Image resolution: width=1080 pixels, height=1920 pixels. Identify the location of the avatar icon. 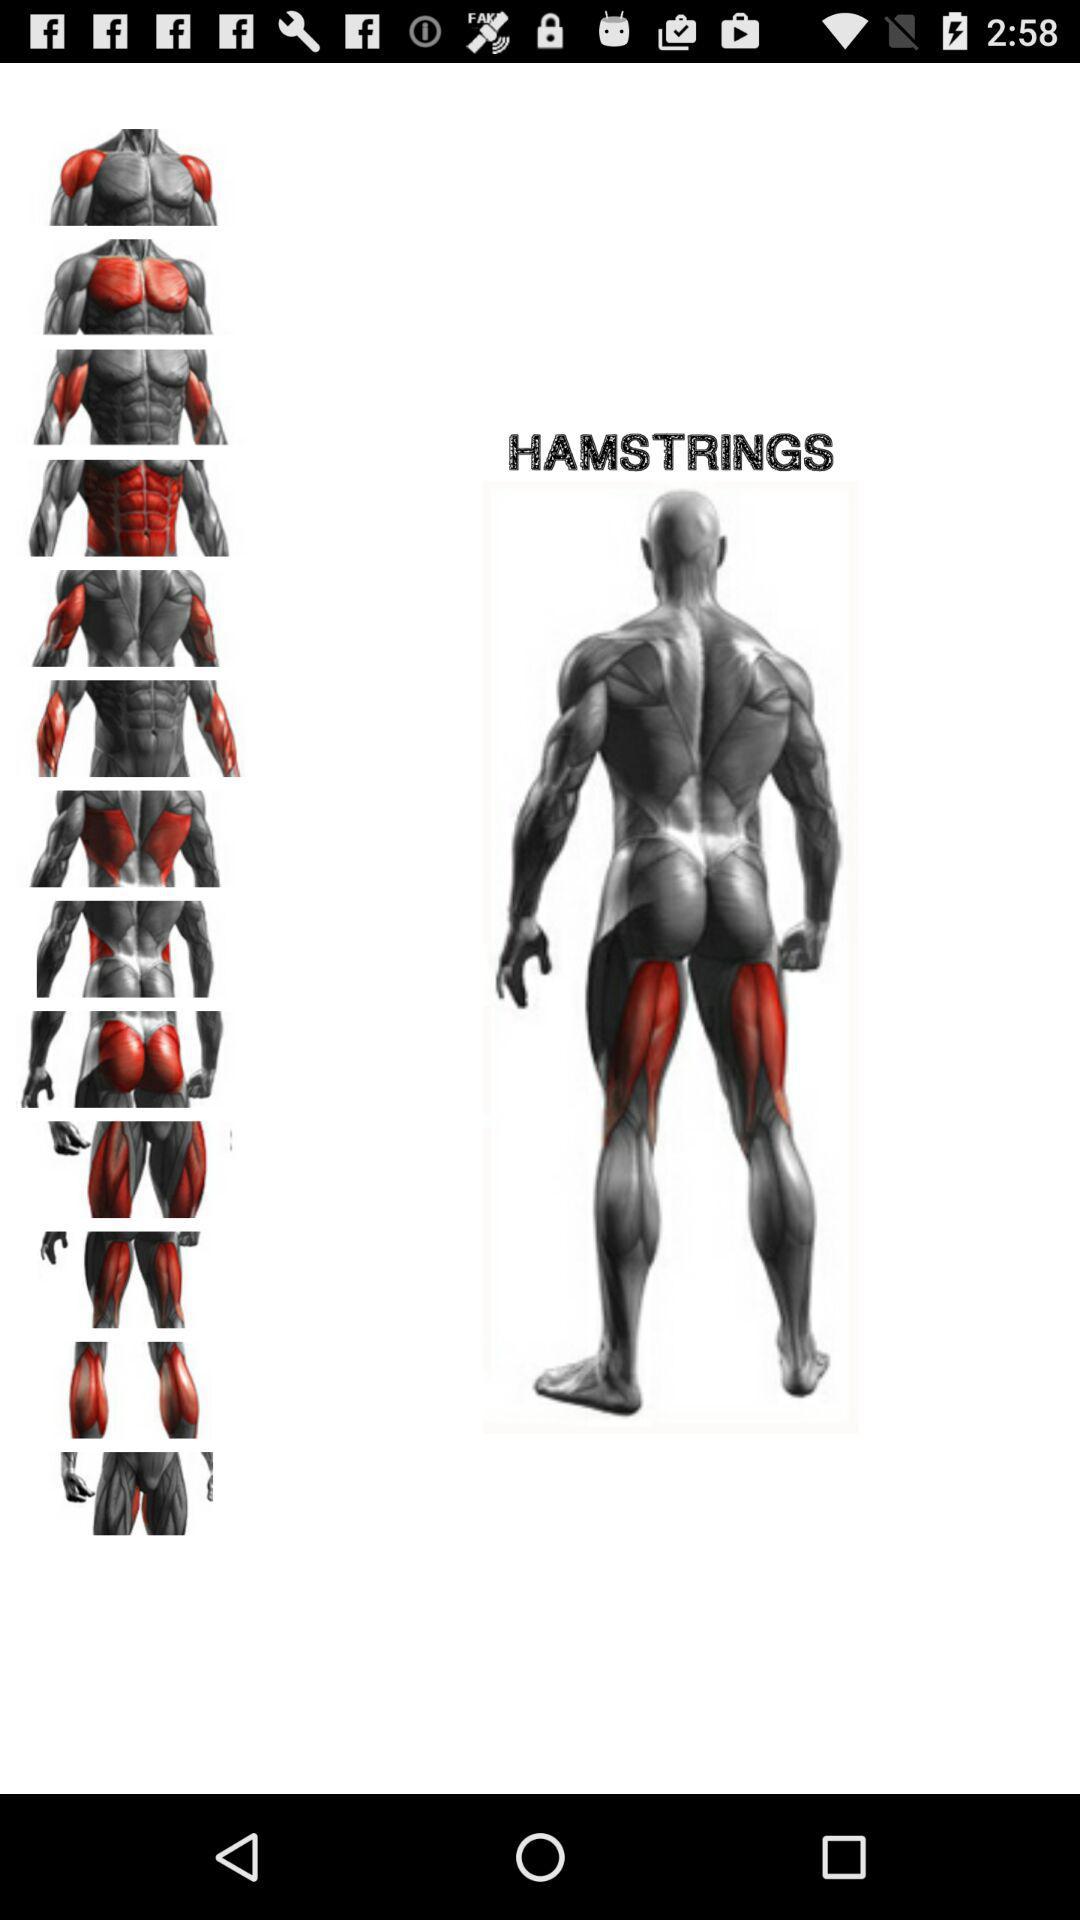
(131, 1597).